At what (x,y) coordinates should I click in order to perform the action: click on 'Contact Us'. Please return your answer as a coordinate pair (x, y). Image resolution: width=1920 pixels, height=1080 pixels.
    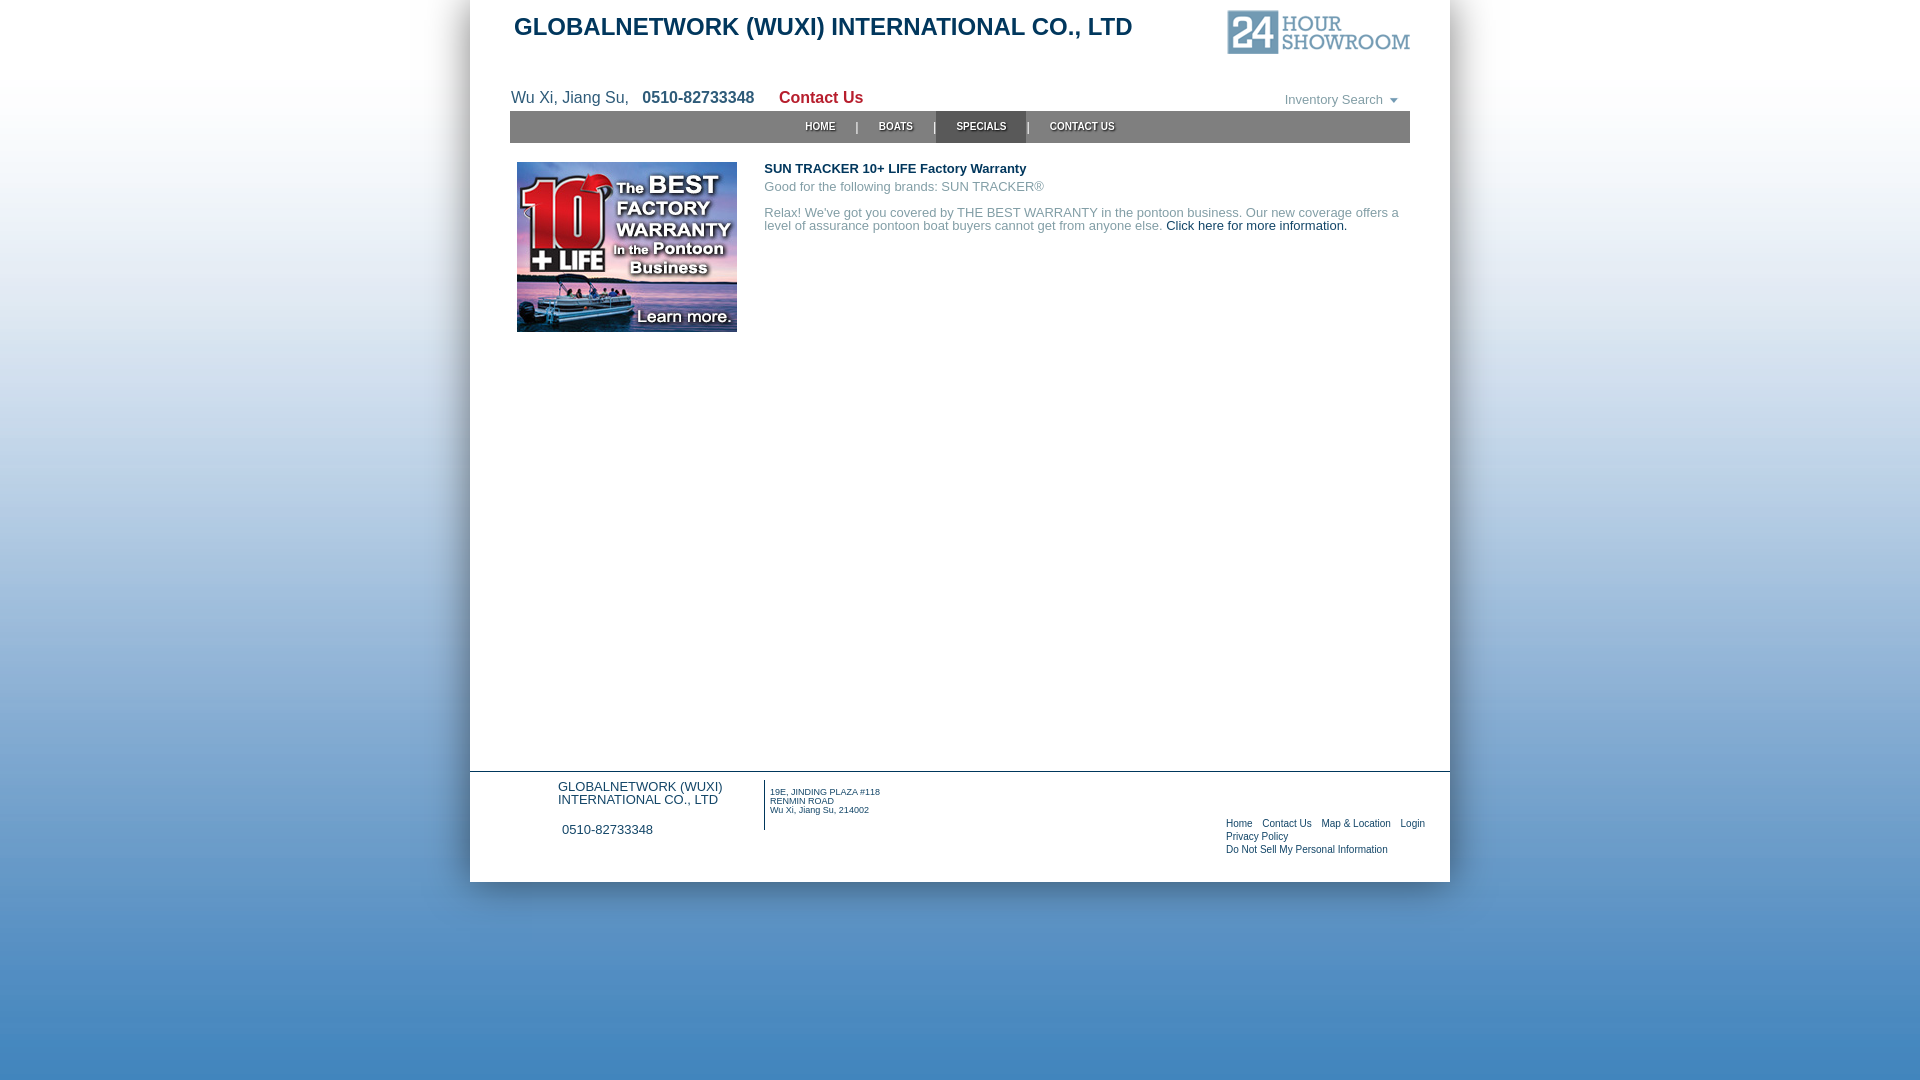
    Looking at the image, I should click on (811, 97).